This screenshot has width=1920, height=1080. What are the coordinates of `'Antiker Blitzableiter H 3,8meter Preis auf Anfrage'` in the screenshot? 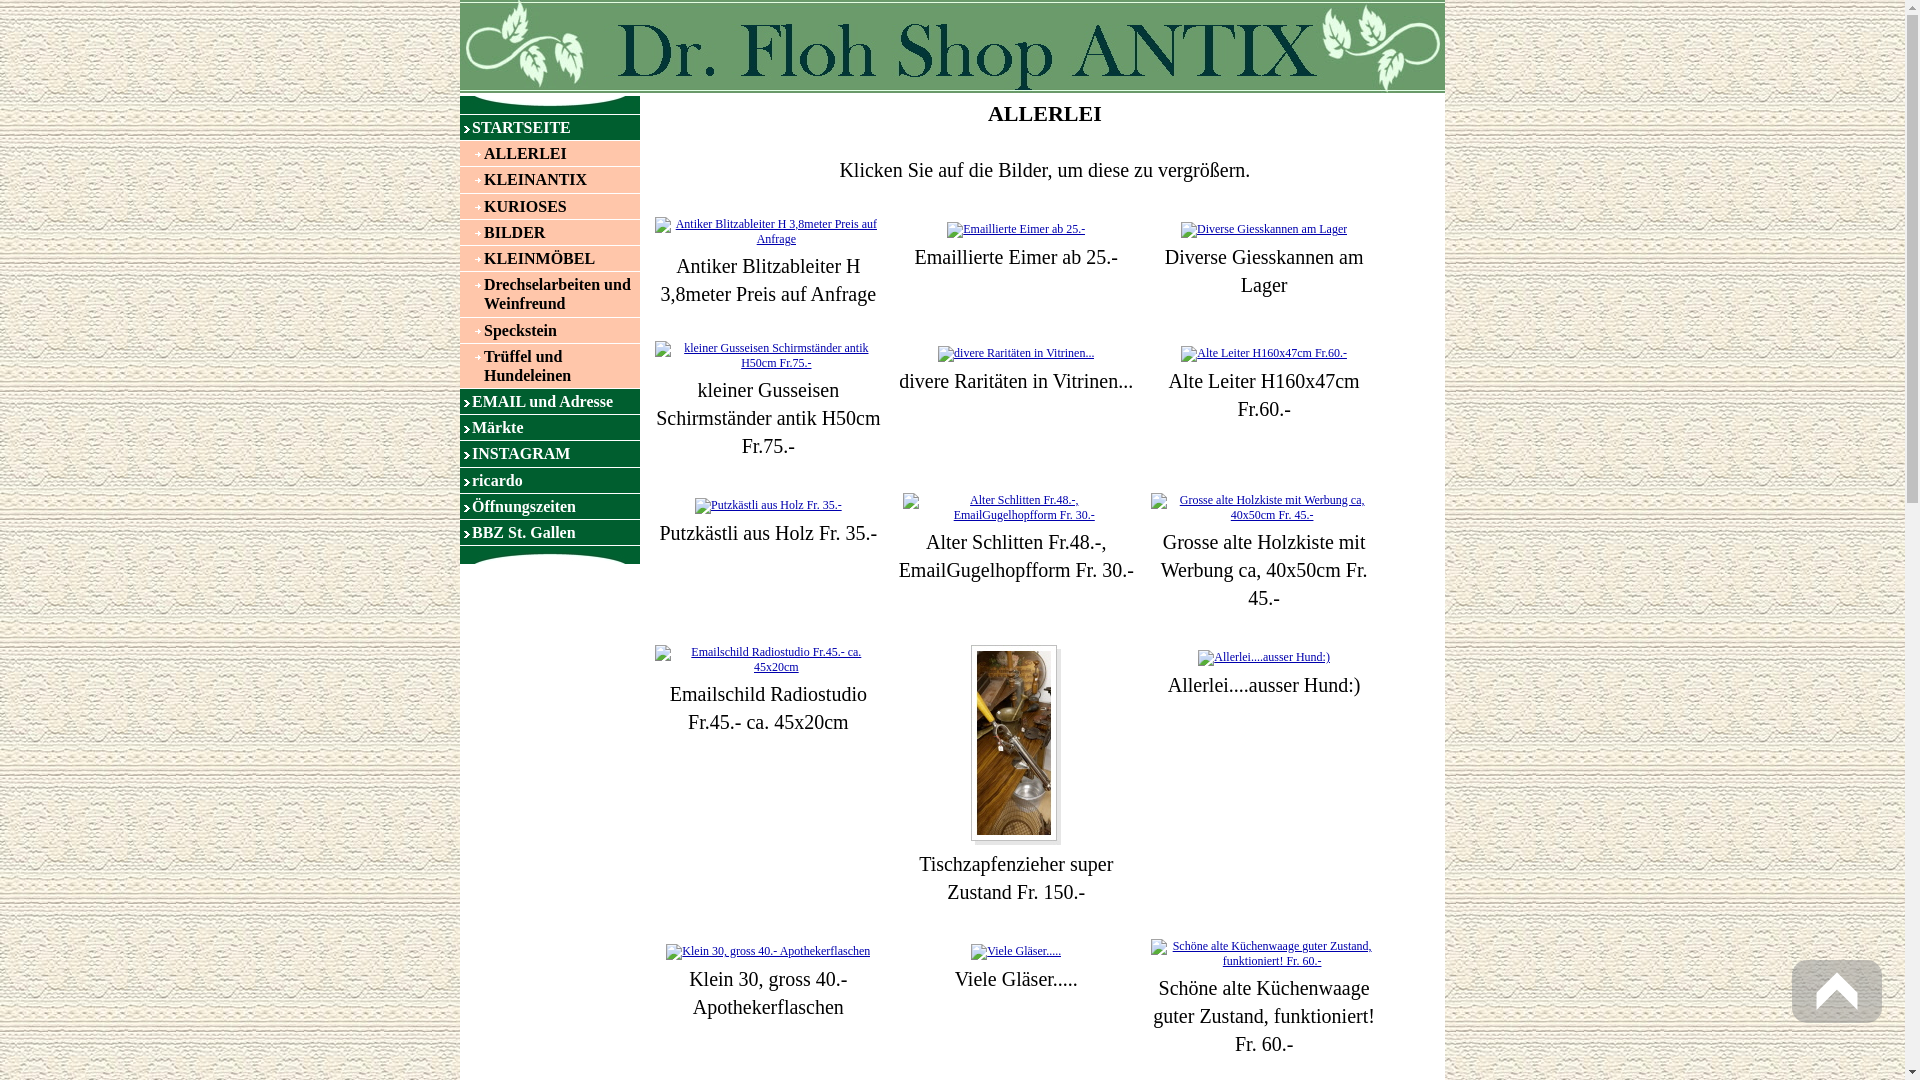 It's located at (767, 230).